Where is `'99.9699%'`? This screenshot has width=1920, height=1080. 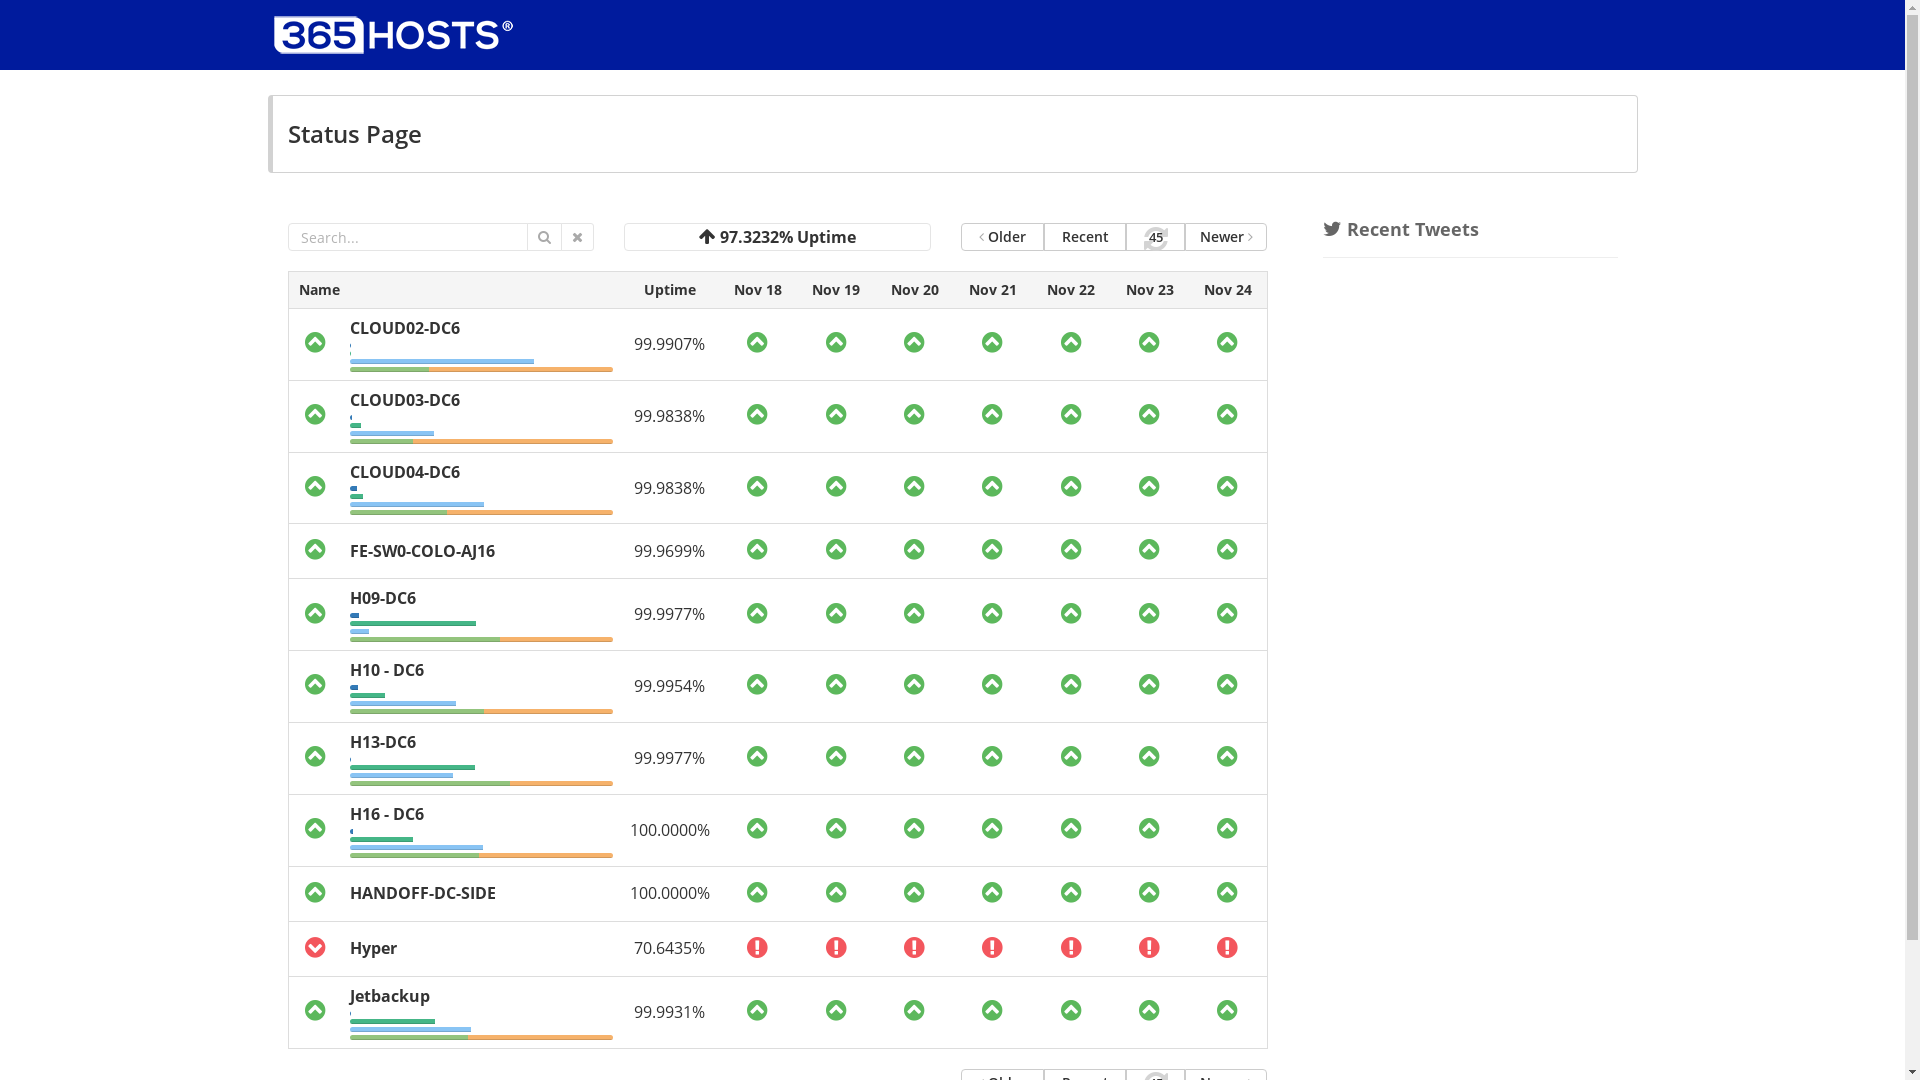
'99.9699%' is located at coordinates (669, 551).